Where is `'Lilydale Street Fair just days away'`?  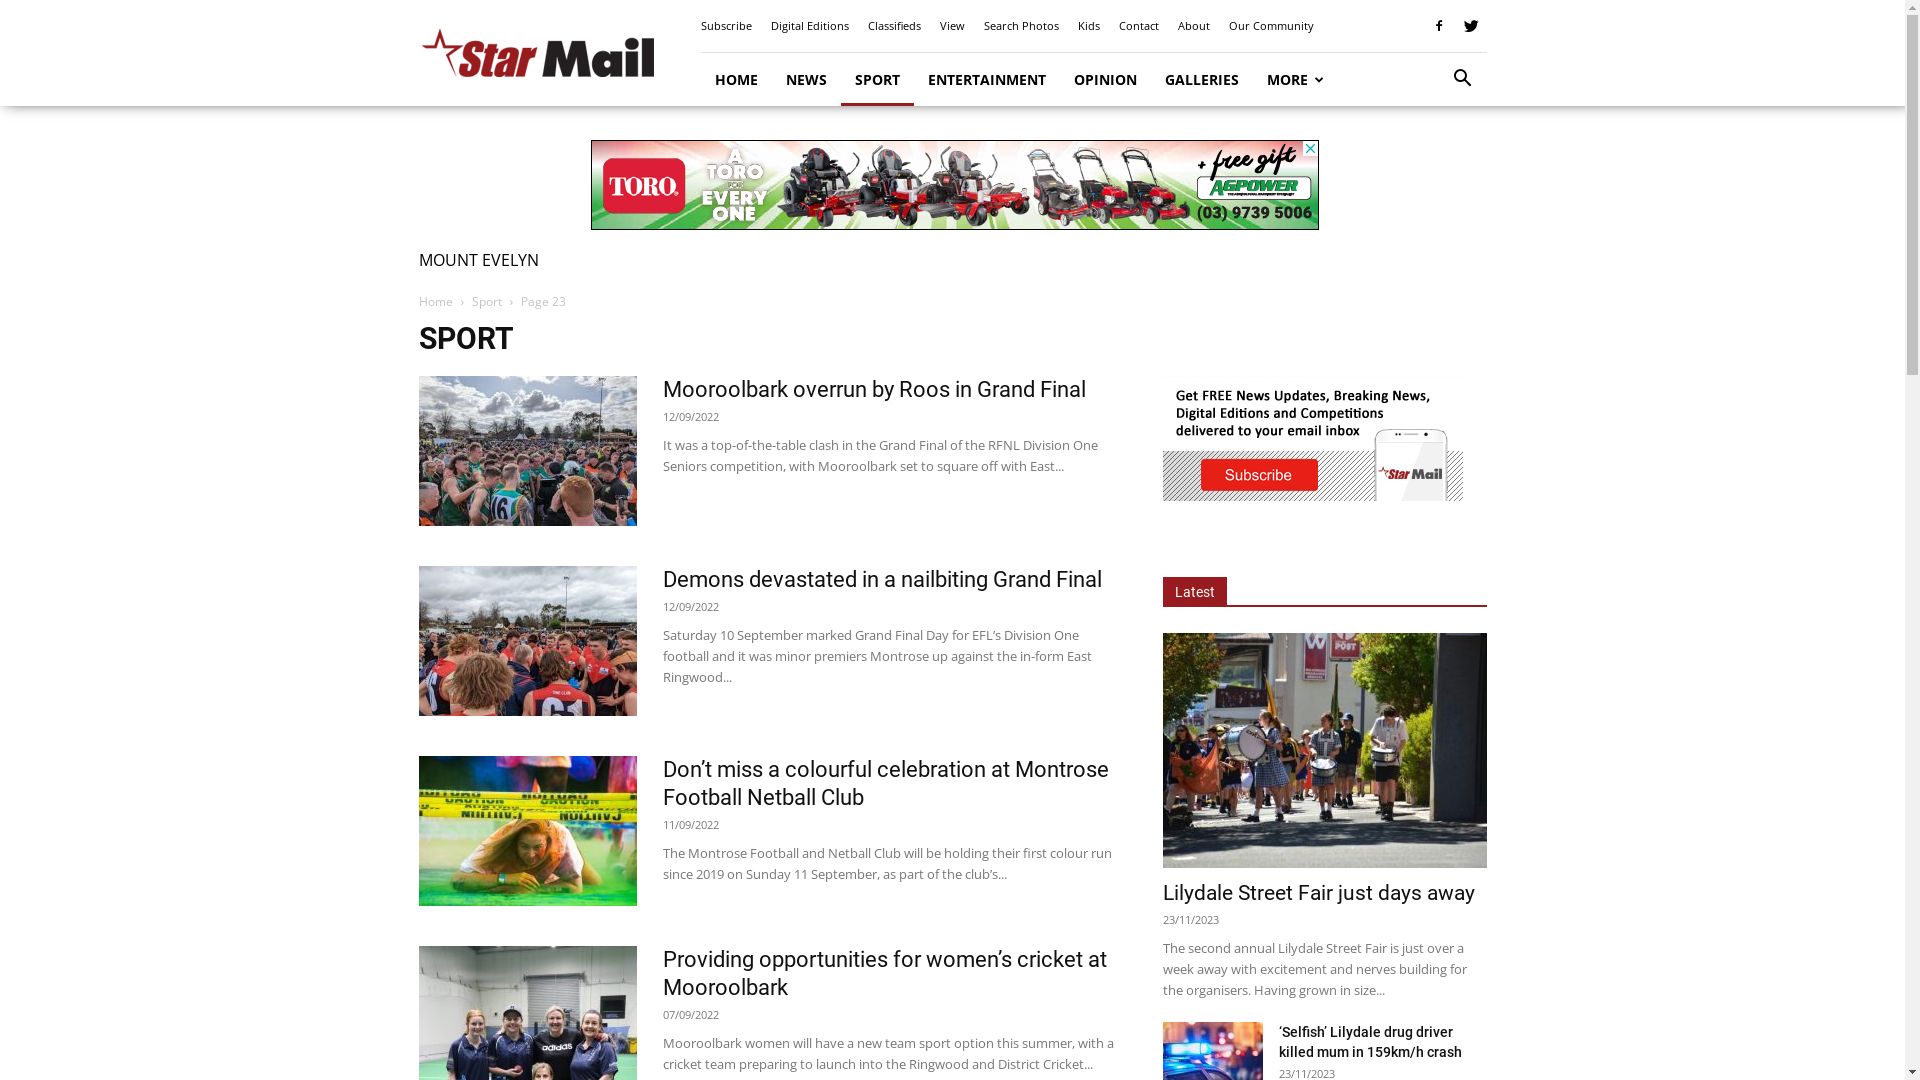 'Lilydale Street Fair just days away' is located at coordinates (1318, 892).